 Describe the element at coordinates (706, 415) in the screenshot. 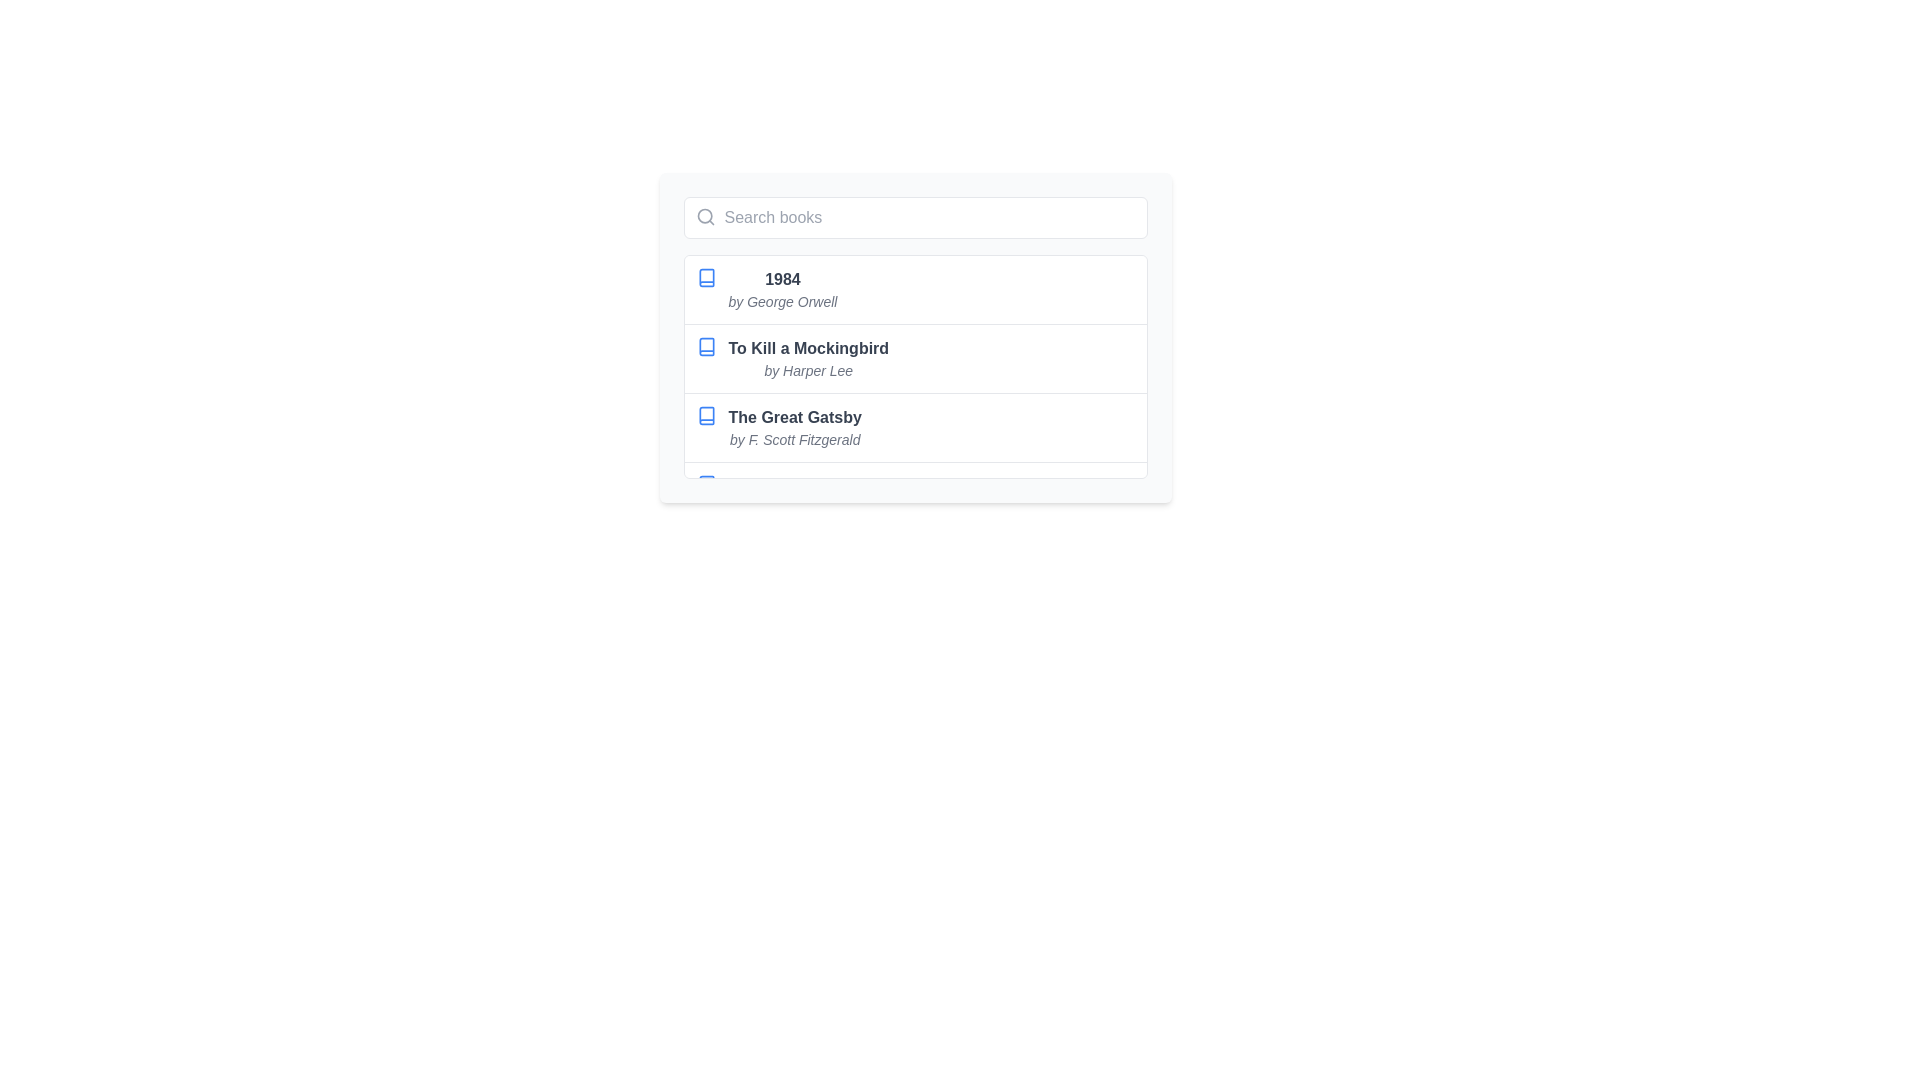

I see `the blue vector graphic icon resembling a book, located next to the text 'The Great Gatsby by F. Scott Fitzgerald', which is the third list item in a vertical arrangement` at that location.